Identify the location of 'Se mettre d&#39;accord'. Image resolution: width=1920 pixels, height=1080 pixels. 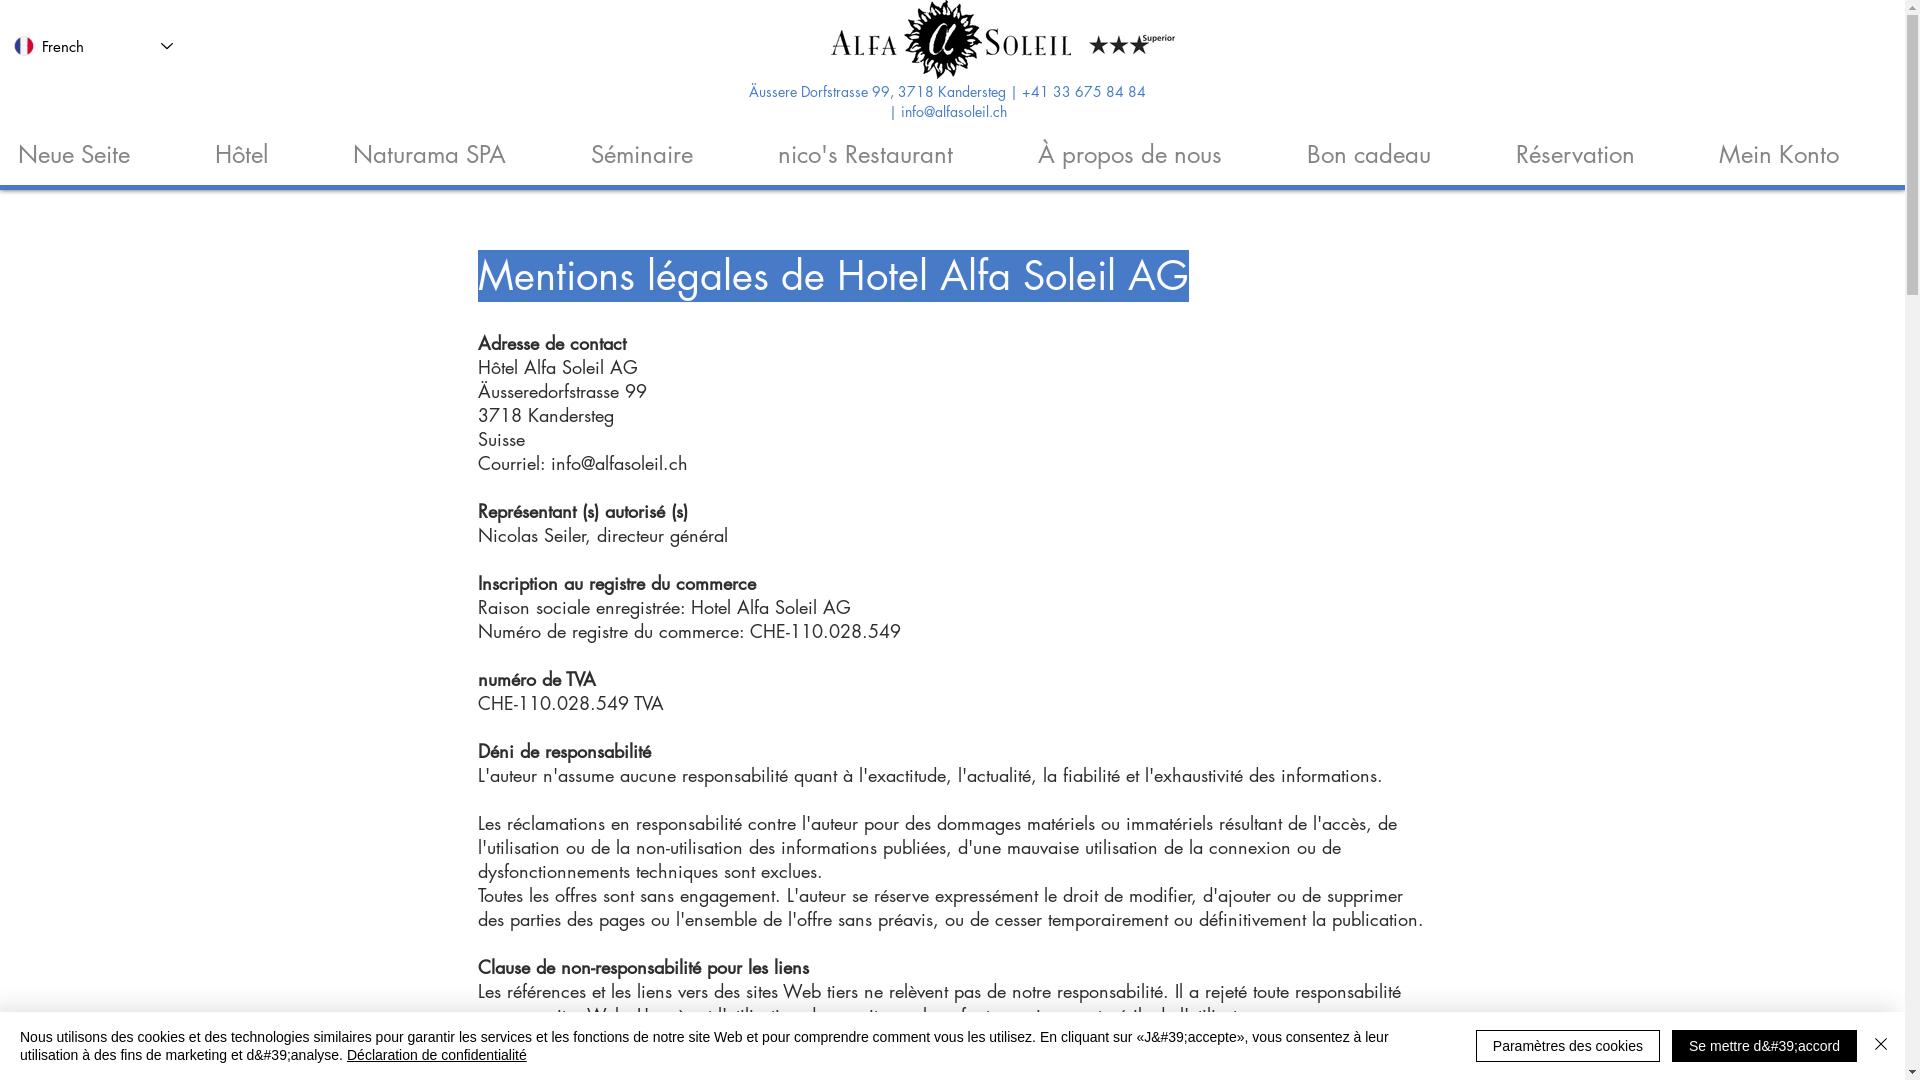
(1764, 1044).